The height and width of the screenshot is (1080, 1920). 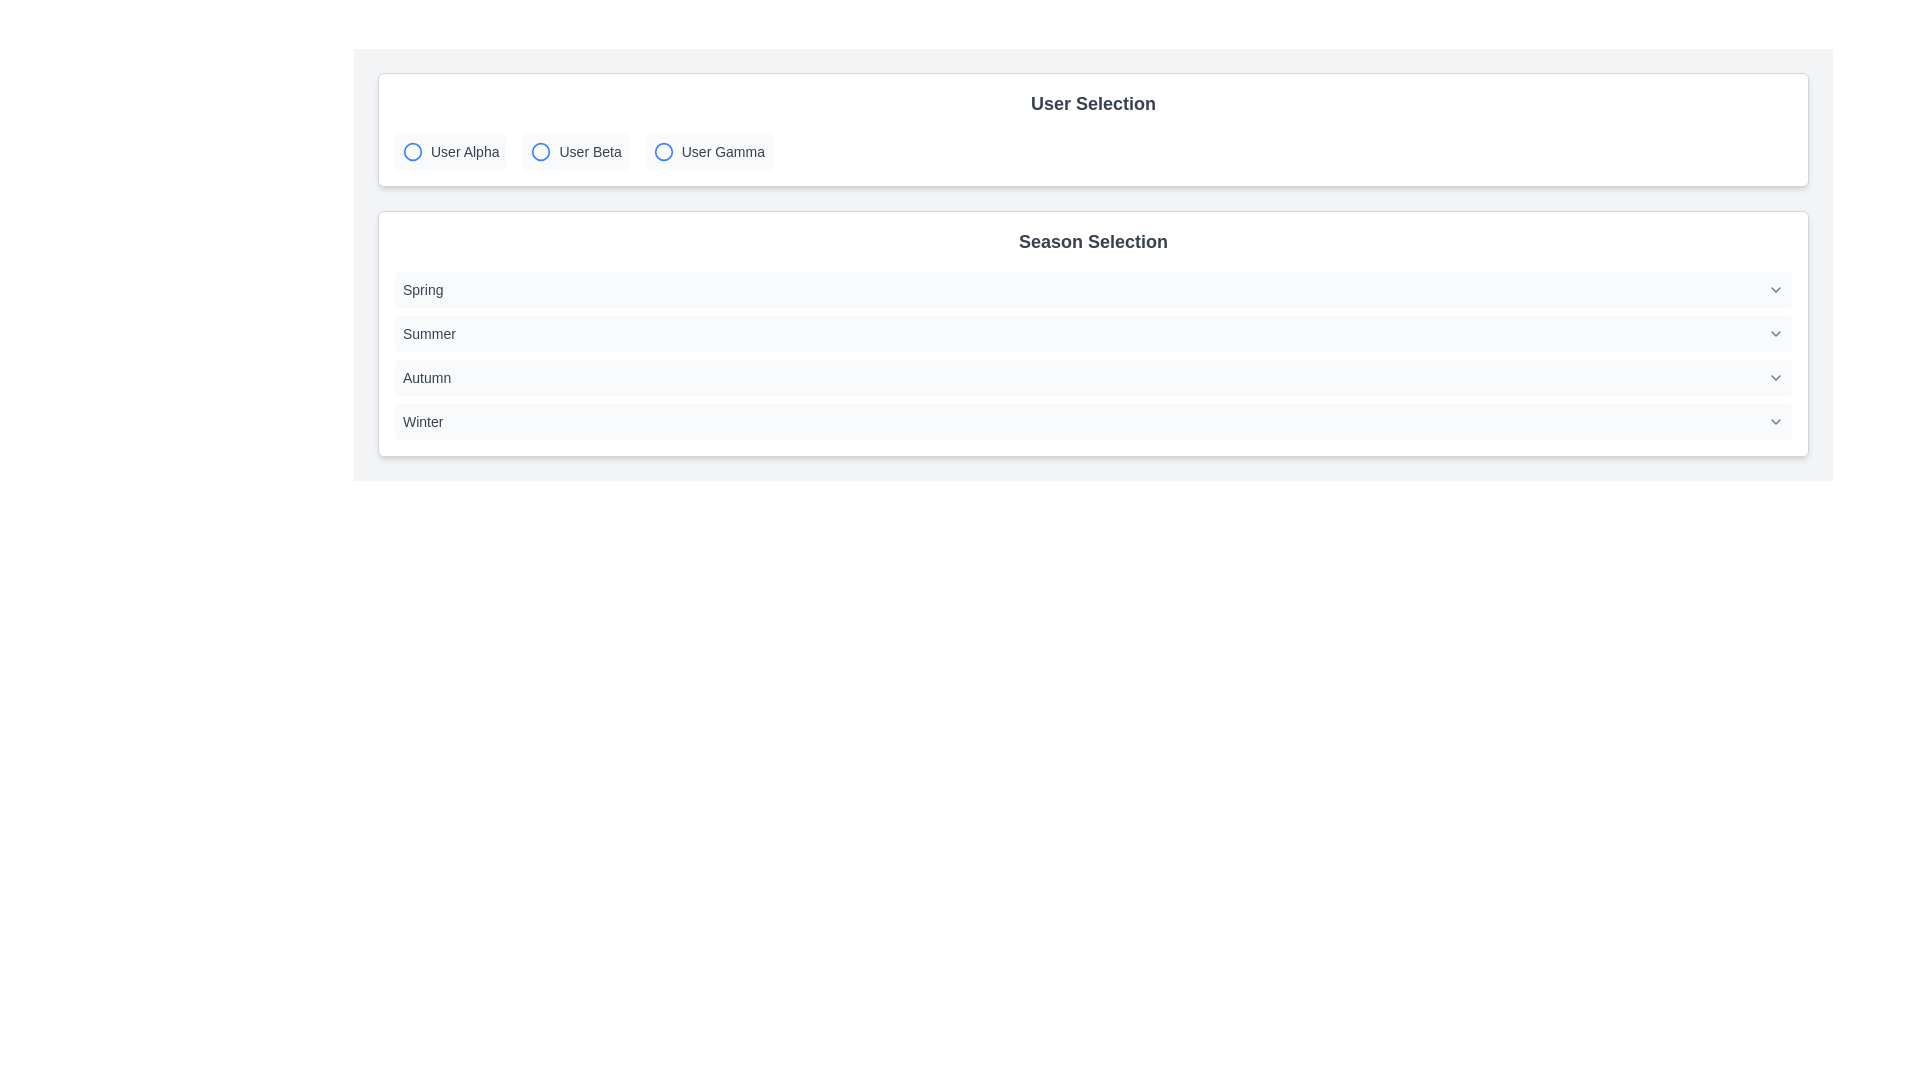 What do you see at coordinates (1092, 289) in the screenshot?
I see `the first dropdown selector item labeled 'Spring'` at bounding box center [1092, 289].